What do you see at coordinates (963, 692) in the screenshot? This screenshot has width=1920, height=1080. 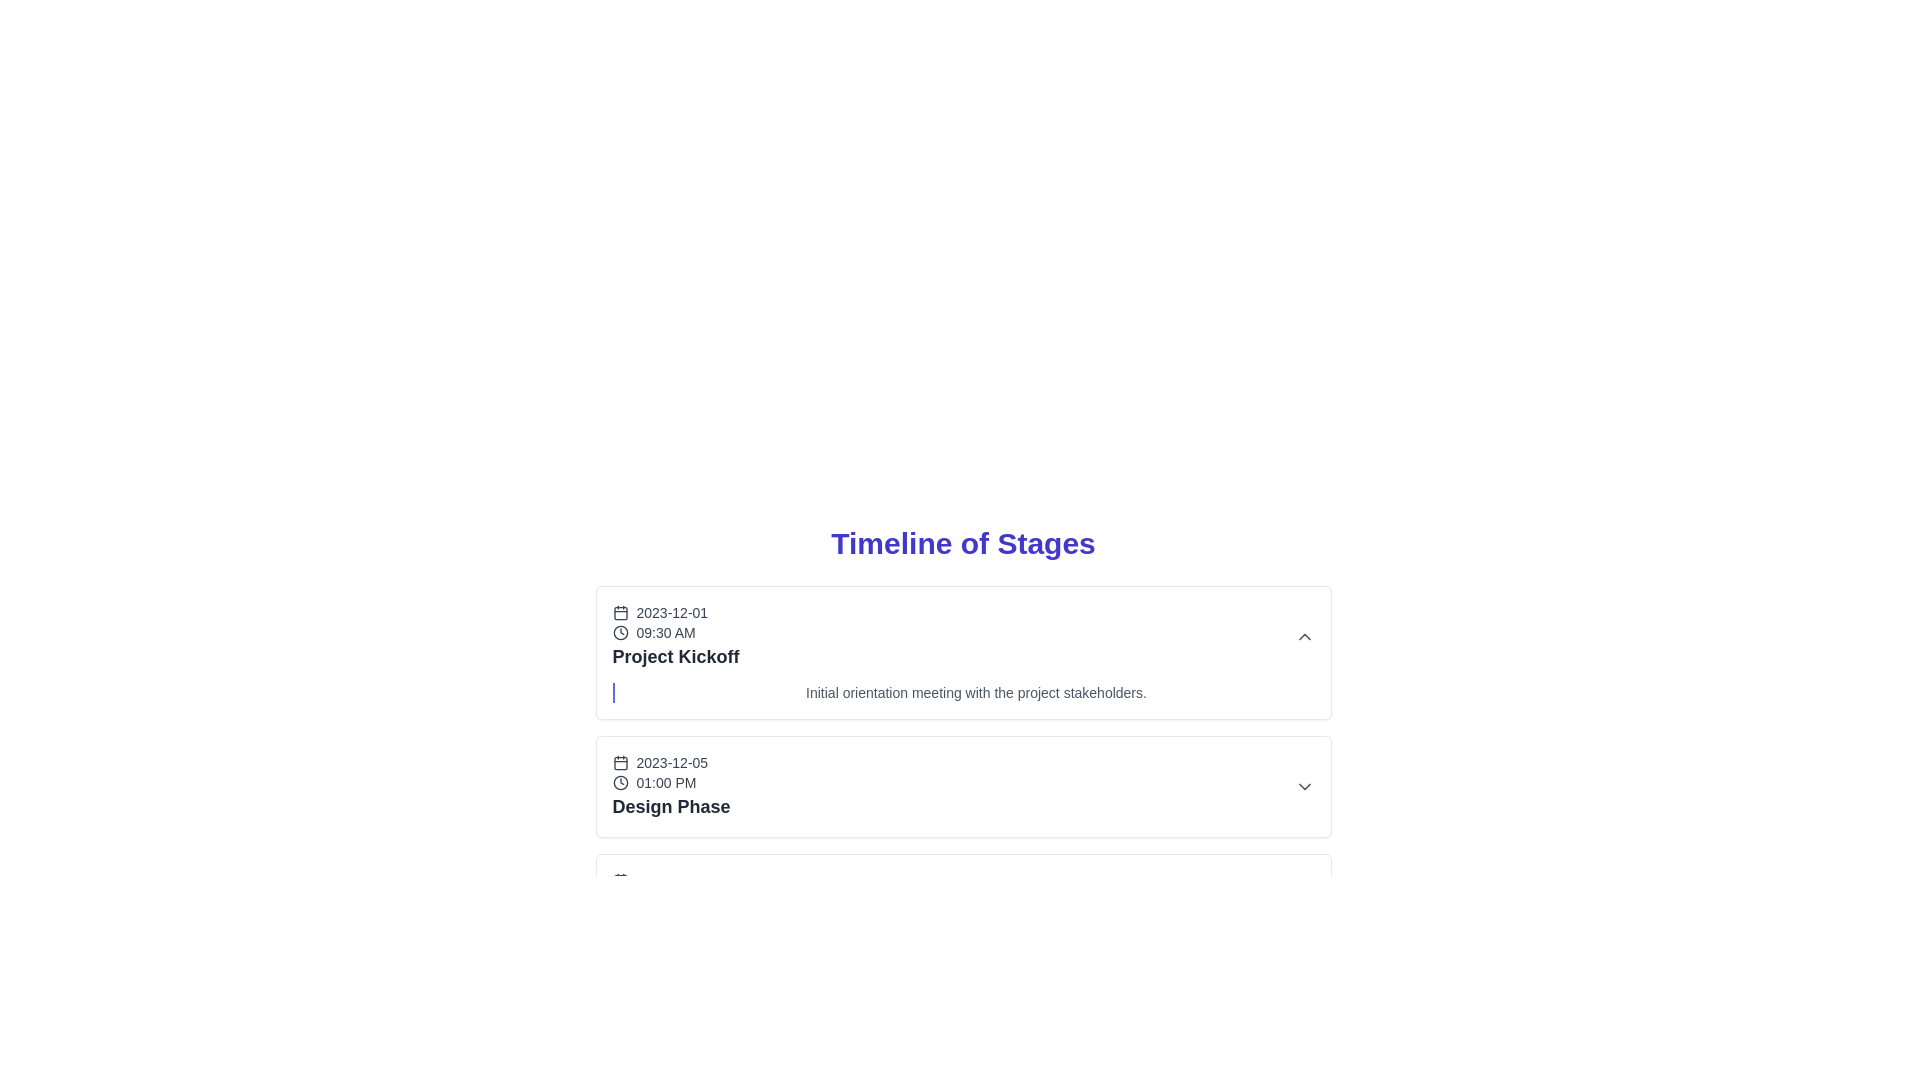 I see `the text label styled in small gray font located beneath the 'Project Kickoff' section and below the timestamp '2023-12-01 09:30 AM' for additional actions` at bounding box center [963, 692].